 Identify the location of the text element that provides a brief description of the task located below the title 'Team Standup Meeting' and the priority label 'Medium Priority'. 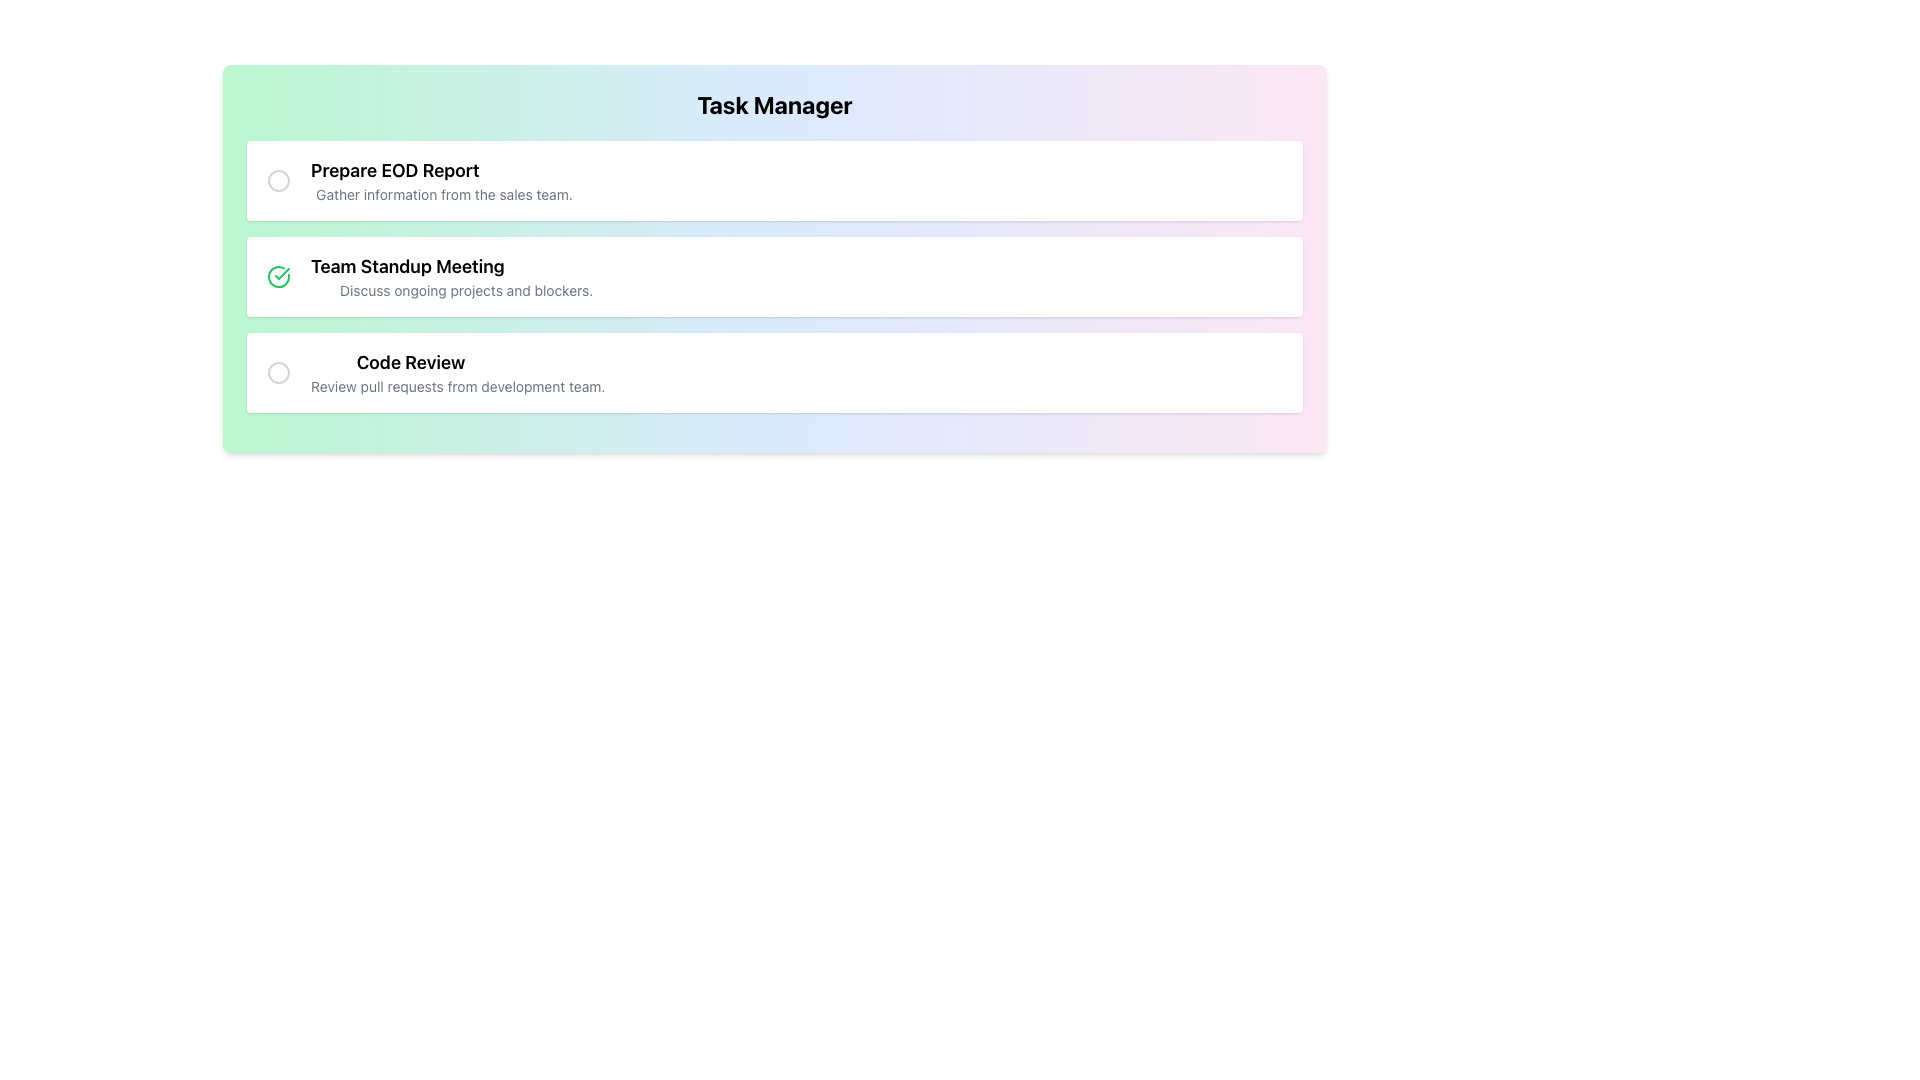
(465, 290).